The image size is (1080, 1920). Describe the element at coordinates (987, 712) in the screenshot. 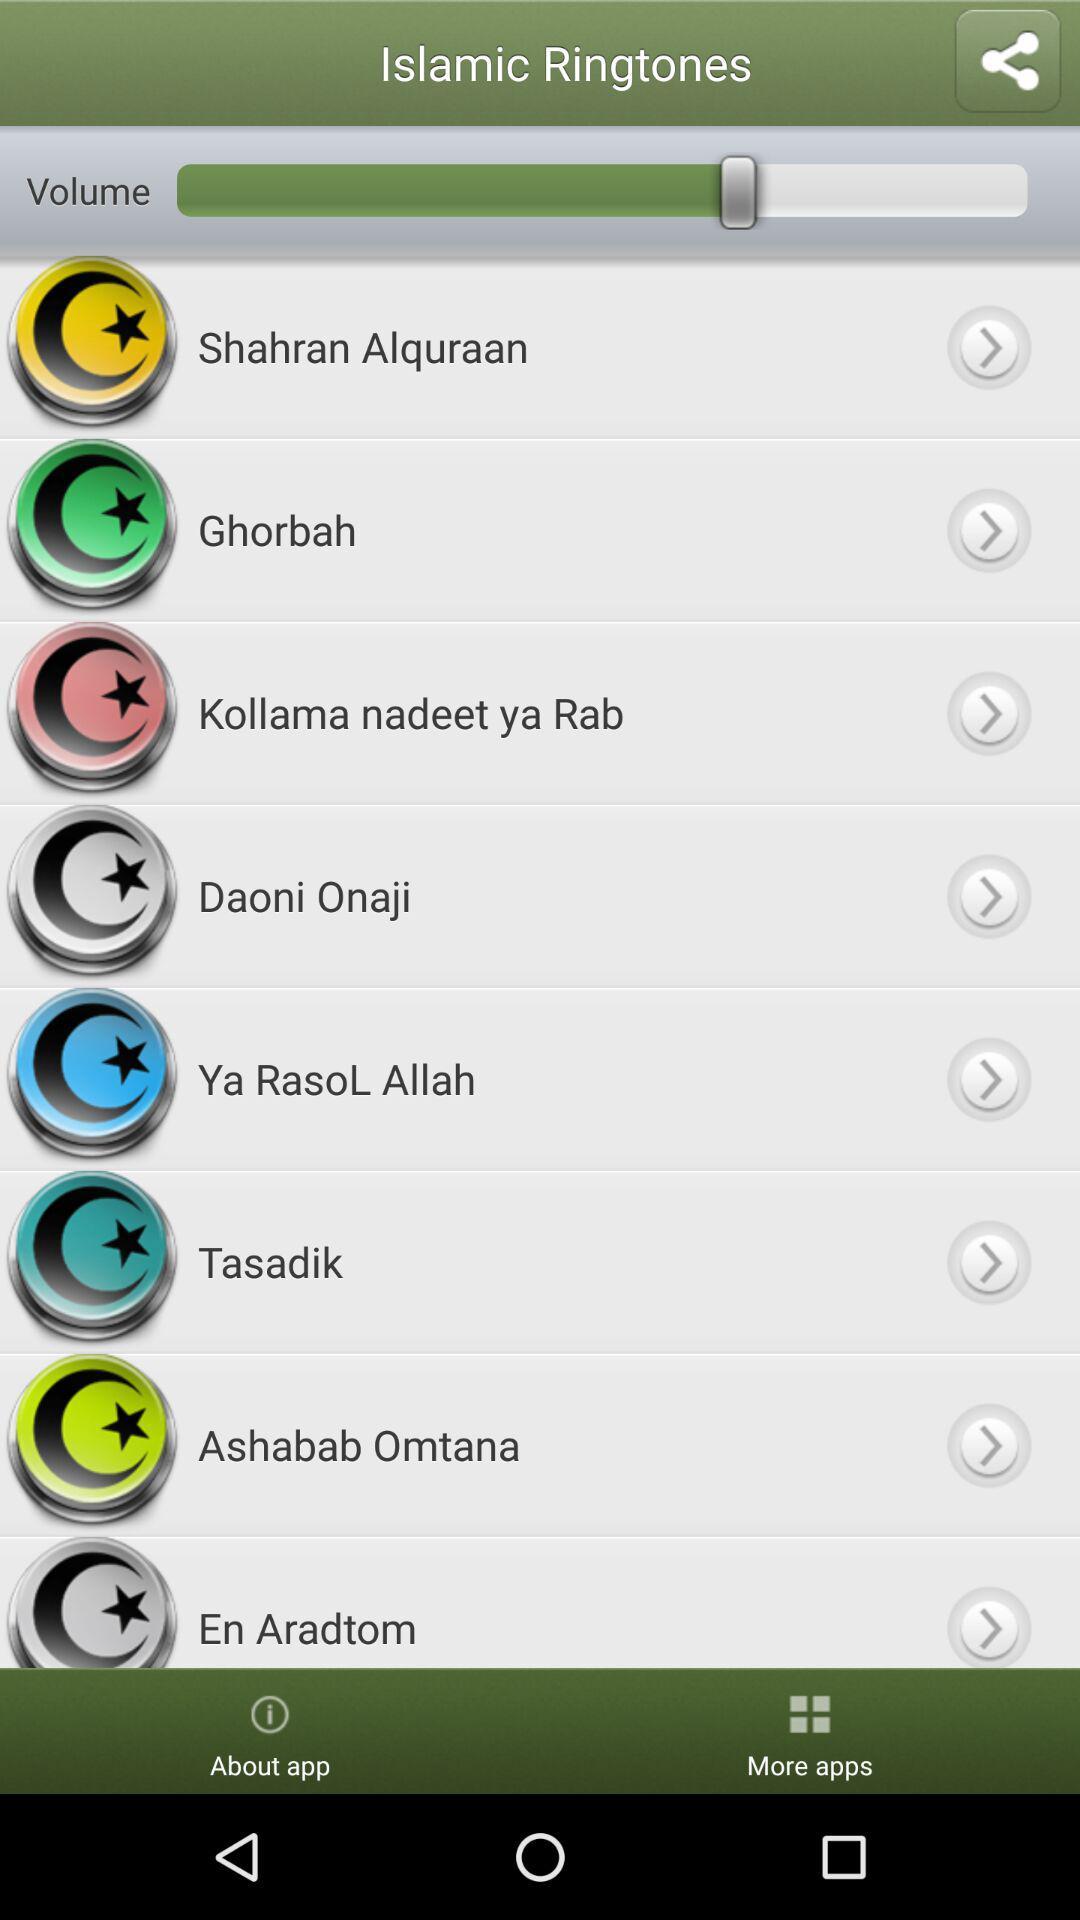

I see `kollama nadeet ya rab` at that location.